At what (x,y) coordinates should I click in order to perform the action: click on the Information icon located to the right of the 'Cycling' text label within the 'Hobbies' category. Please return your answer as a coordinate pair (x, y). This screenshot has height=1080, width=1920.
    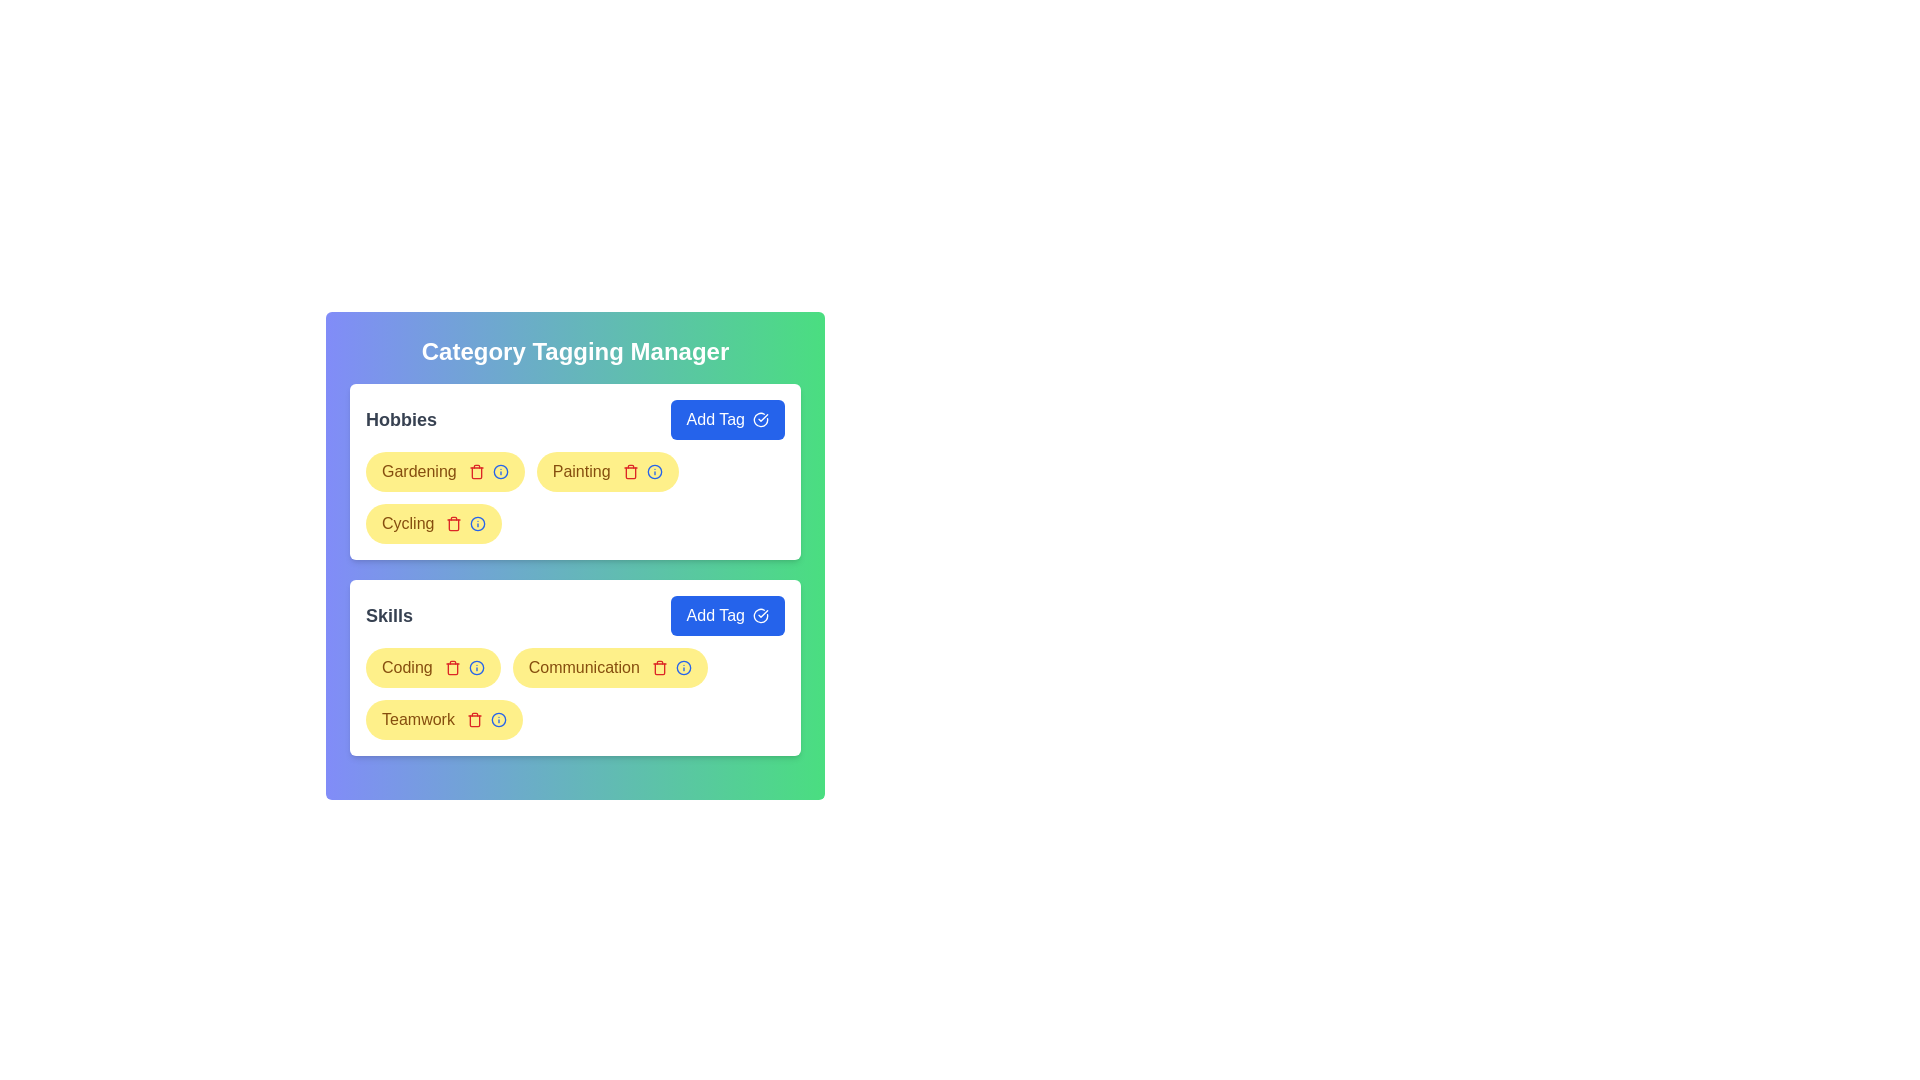
    Looking at the image, I should click on (500, 471).